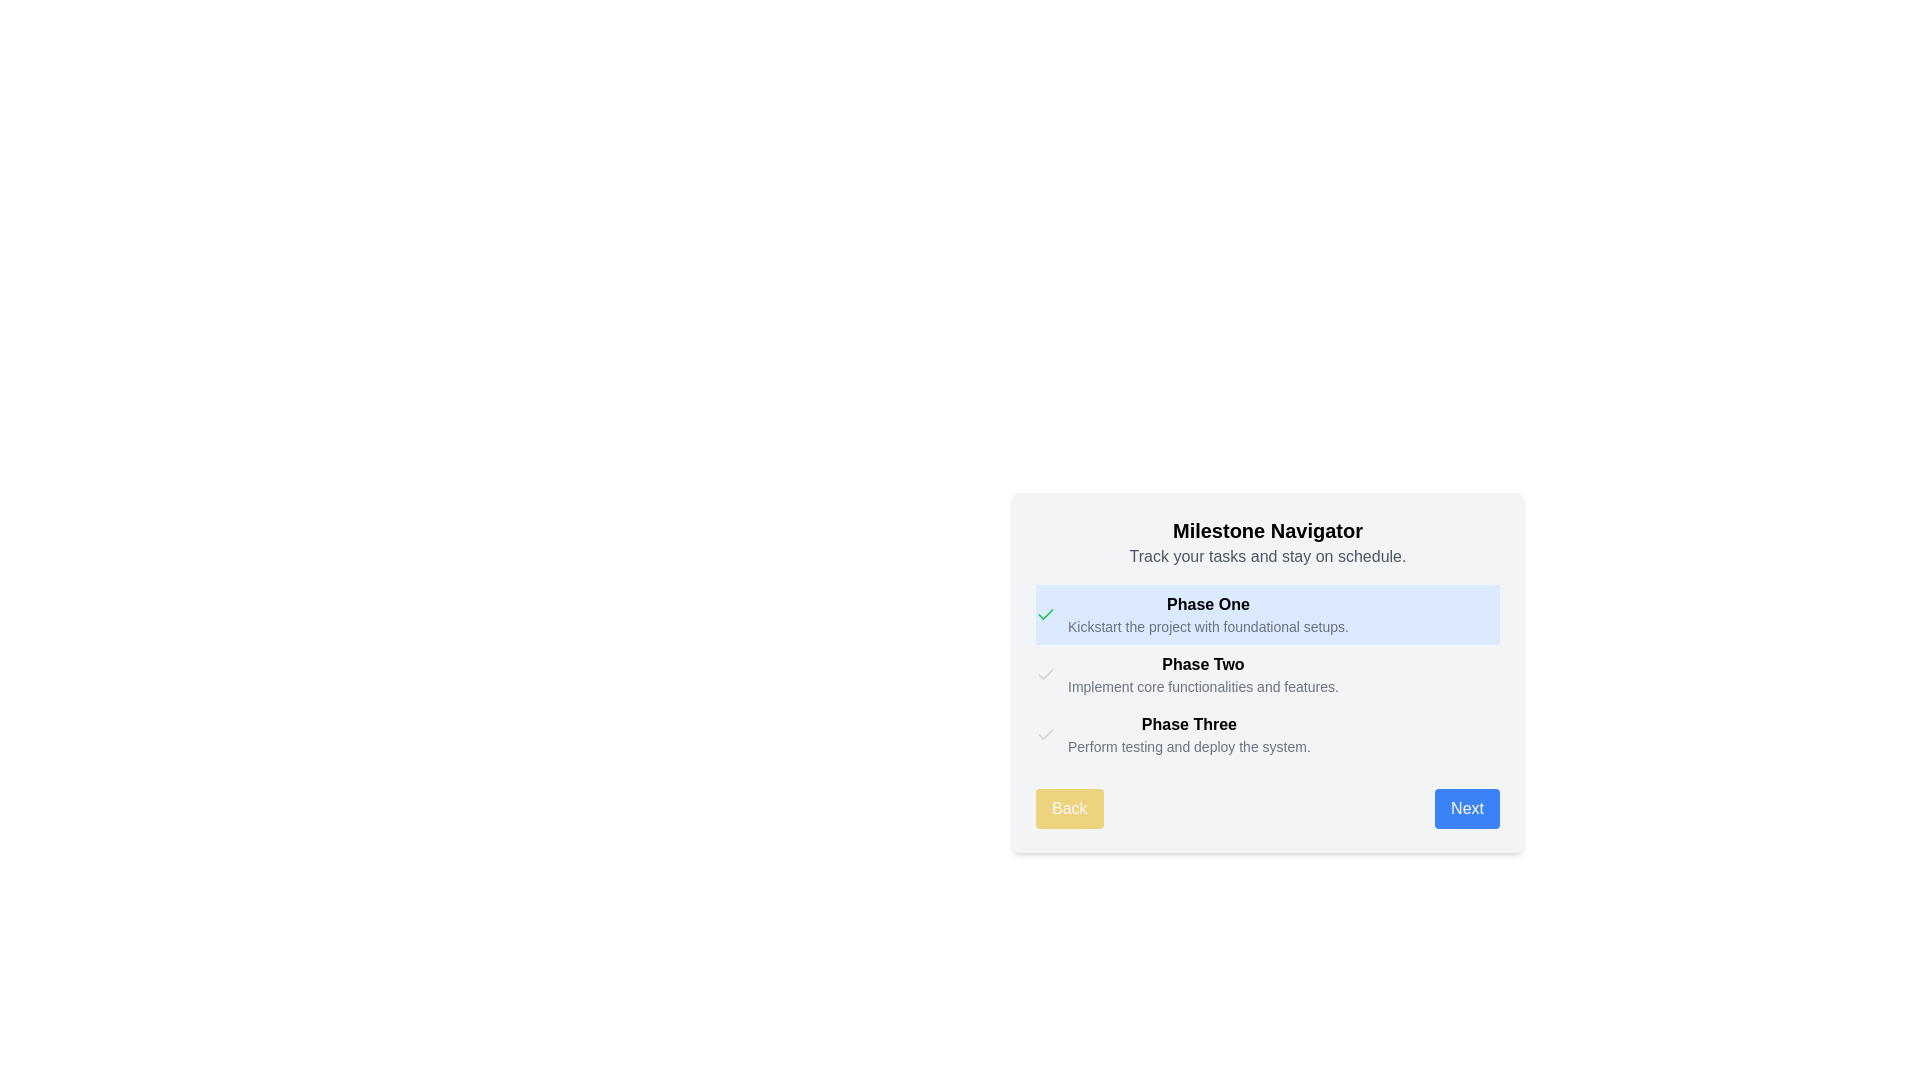 The width and height of the screenshot is (1920, 1080). Describe the element at coordinates (1207, 613) in the screenshot. I see `the Static Text Block with Descriptive Layers that describes the first phase of the project in the Milestone Navigator interface` at that location.